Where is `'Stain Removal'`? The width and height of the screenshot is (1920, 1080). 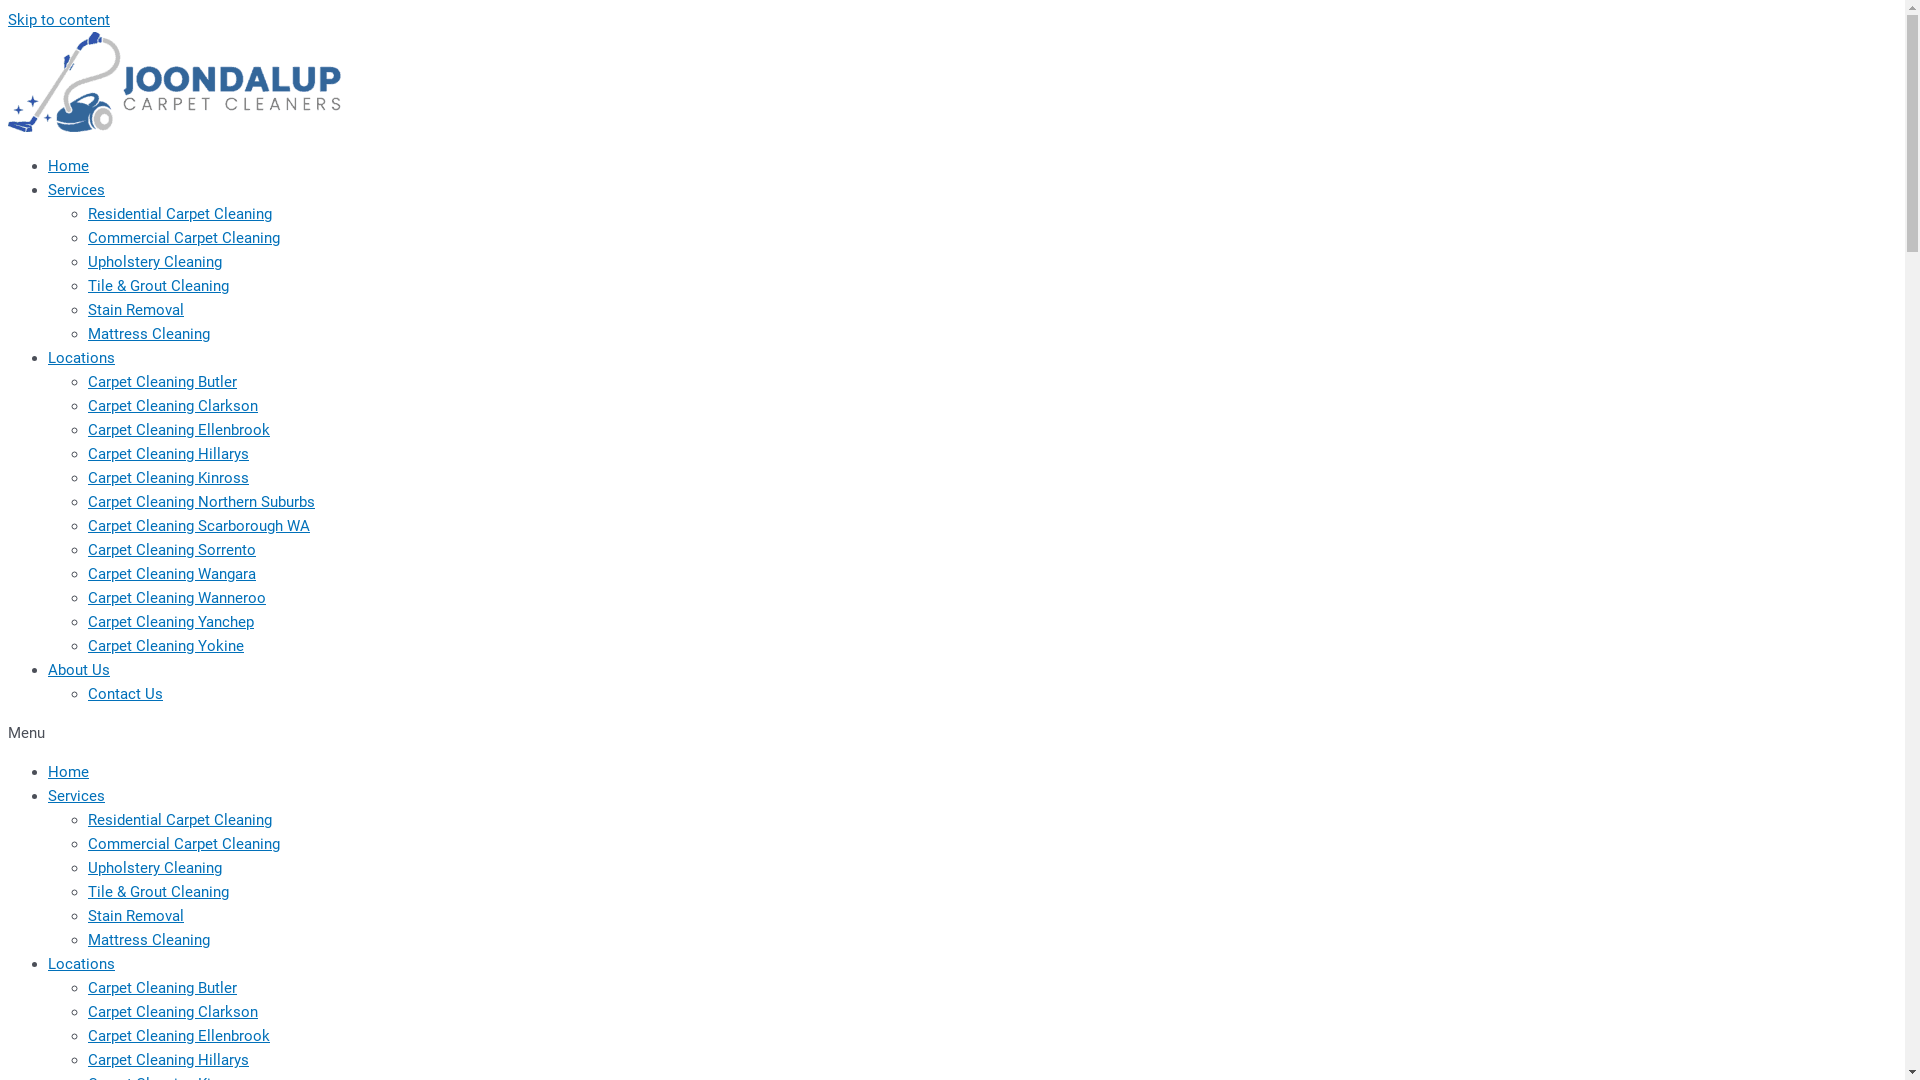 'Stain Removal' is located at coordinates (134, 309).